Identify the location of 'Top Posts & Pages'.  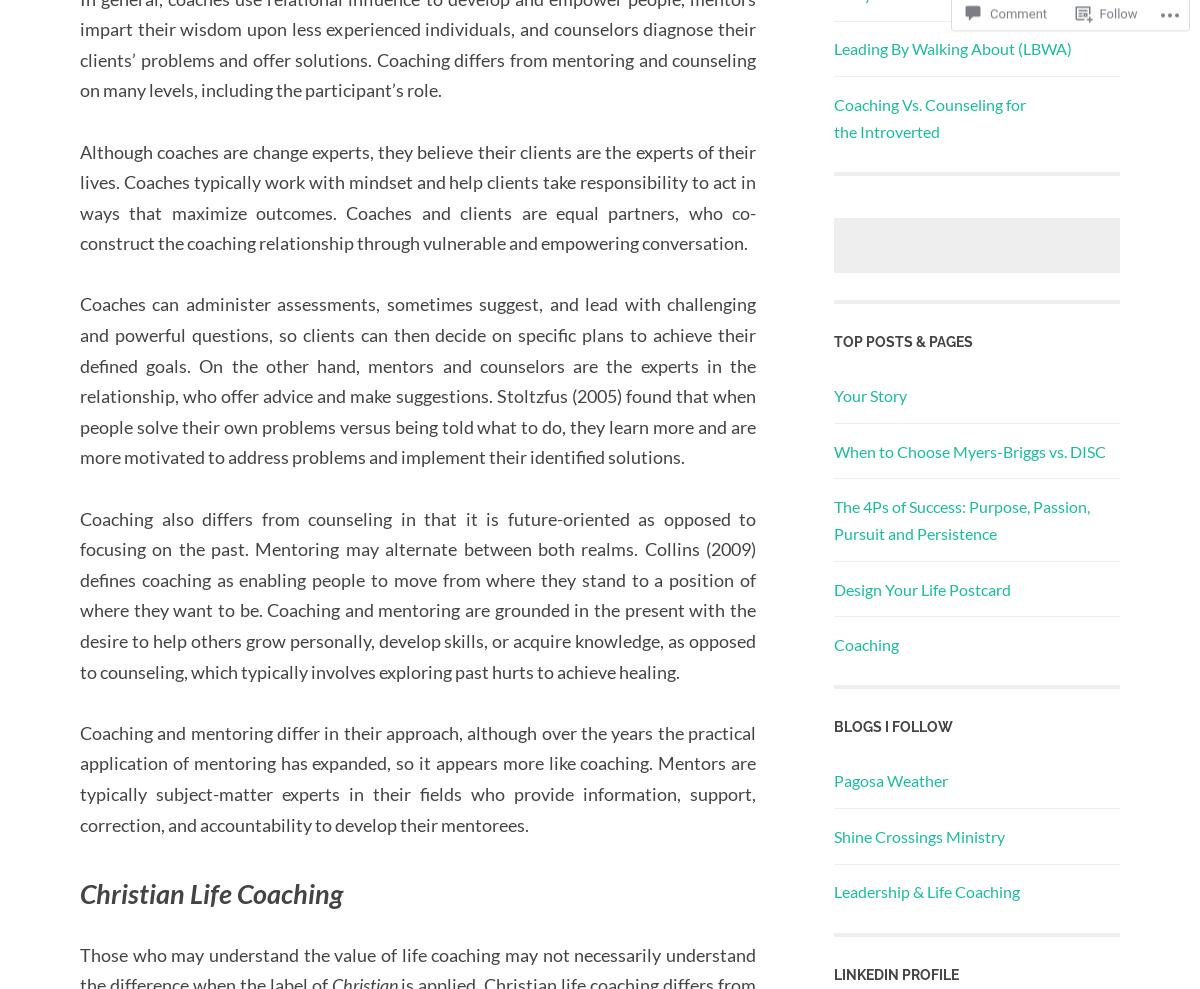
(903, 340).